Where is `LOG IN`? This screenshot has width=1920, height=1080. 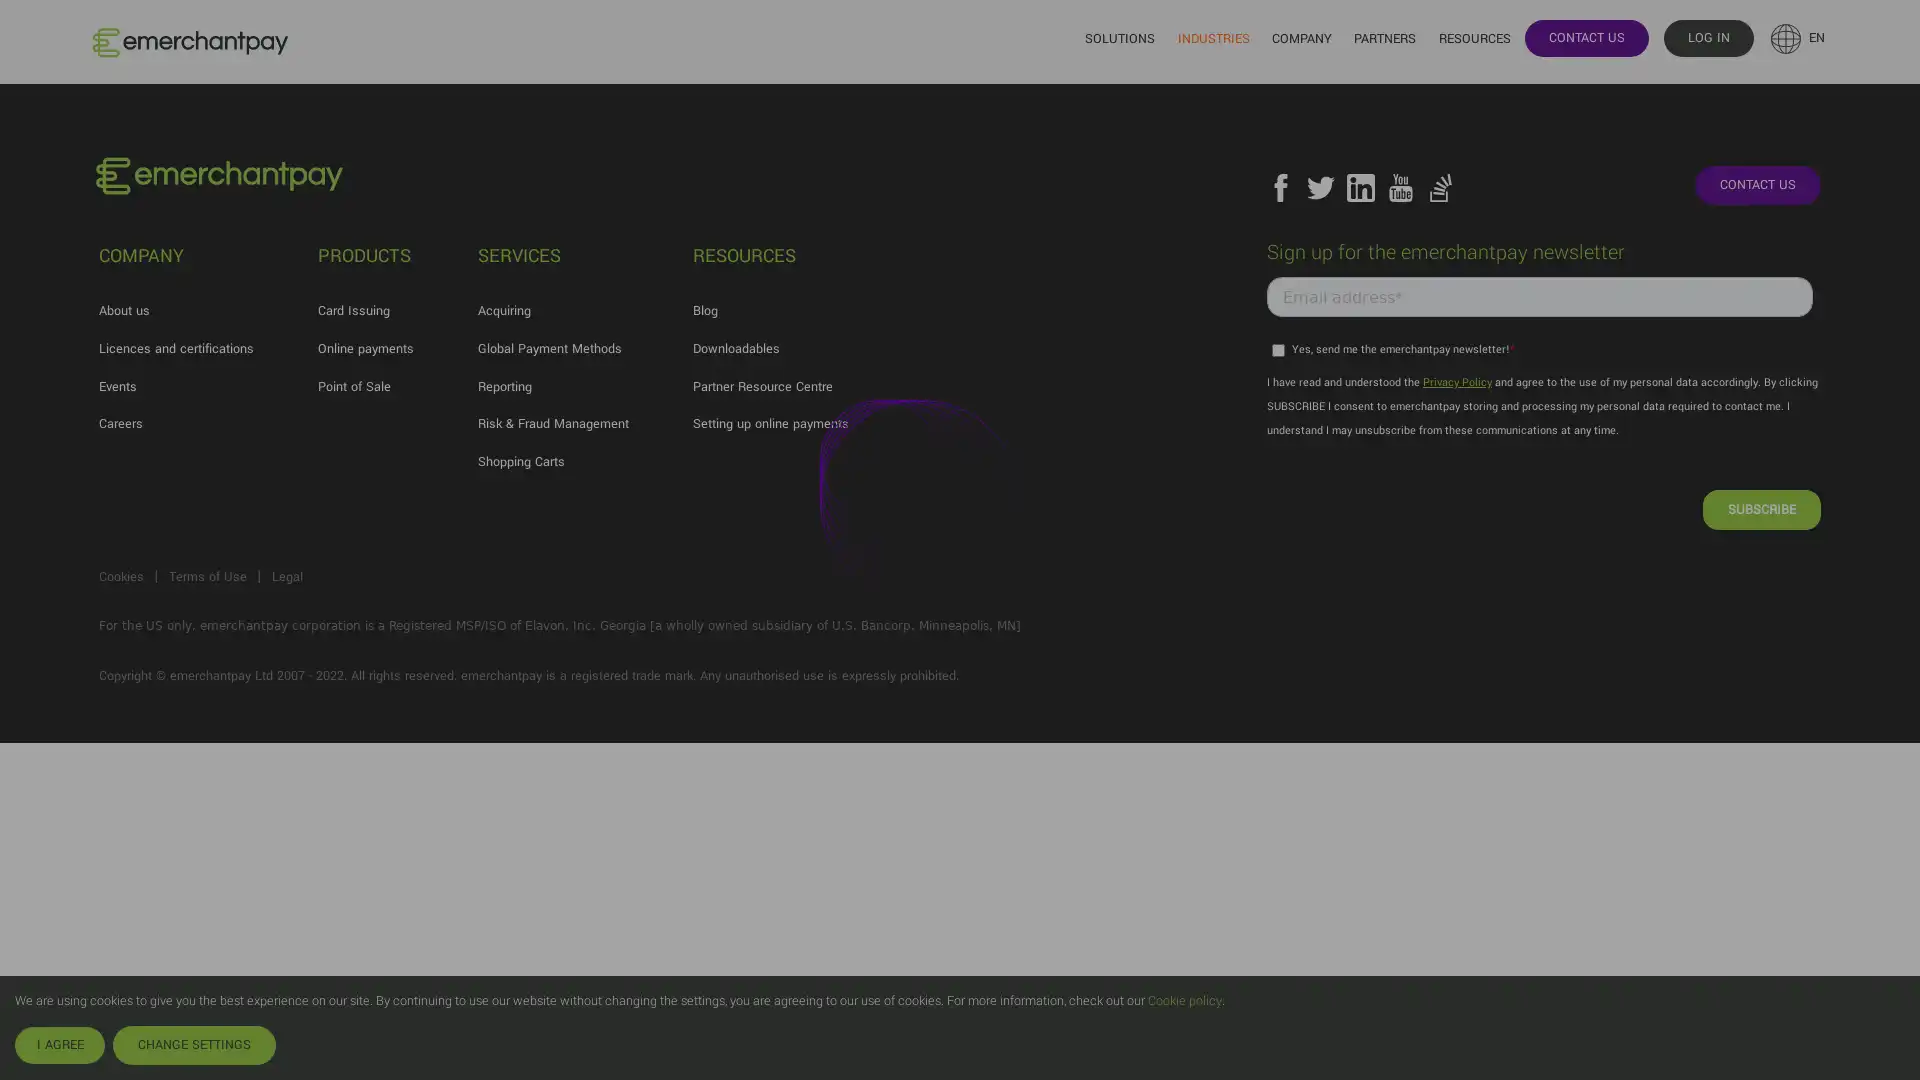 LOG IN is located at coordinates (1707, 37).